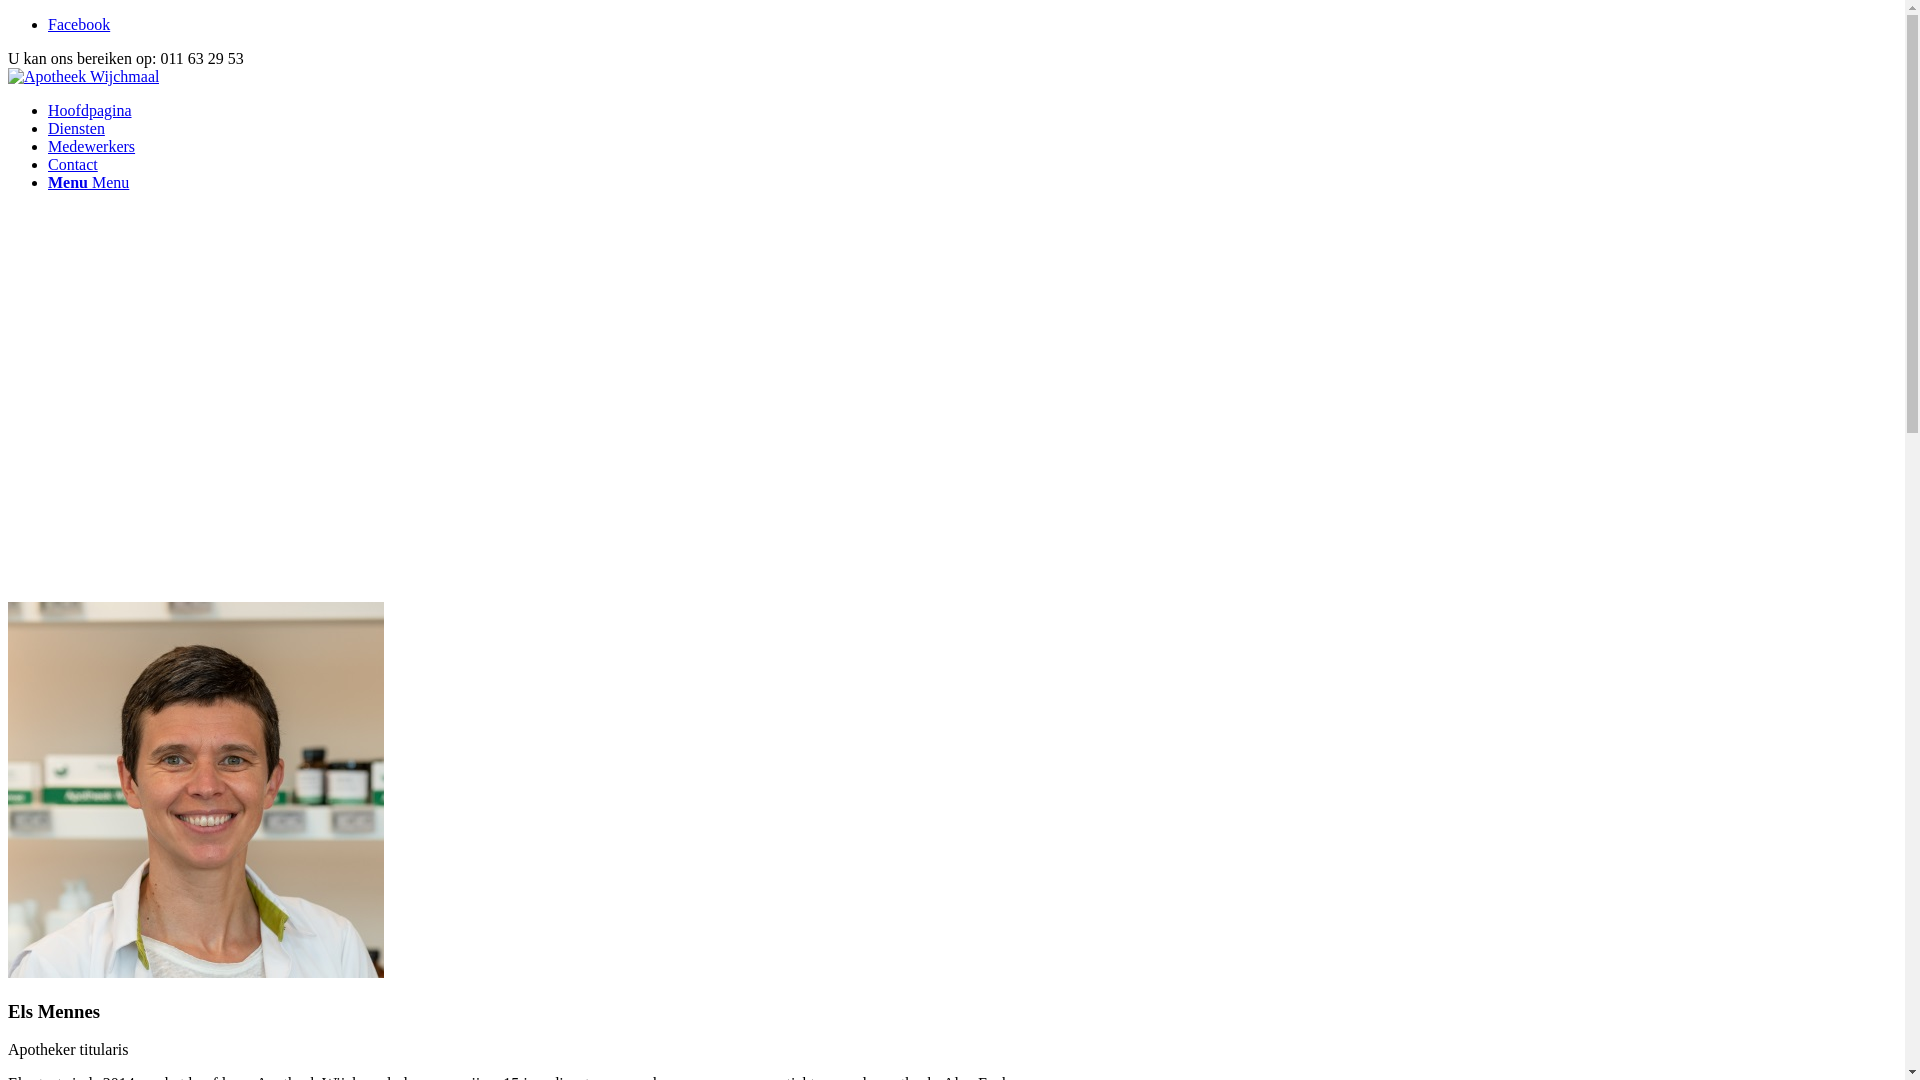 The image size is (1920, 1080). What do you see at coordinates (76, 128) in the screenshot?
I see `'Diensten'` at bounding box center [76, 128].